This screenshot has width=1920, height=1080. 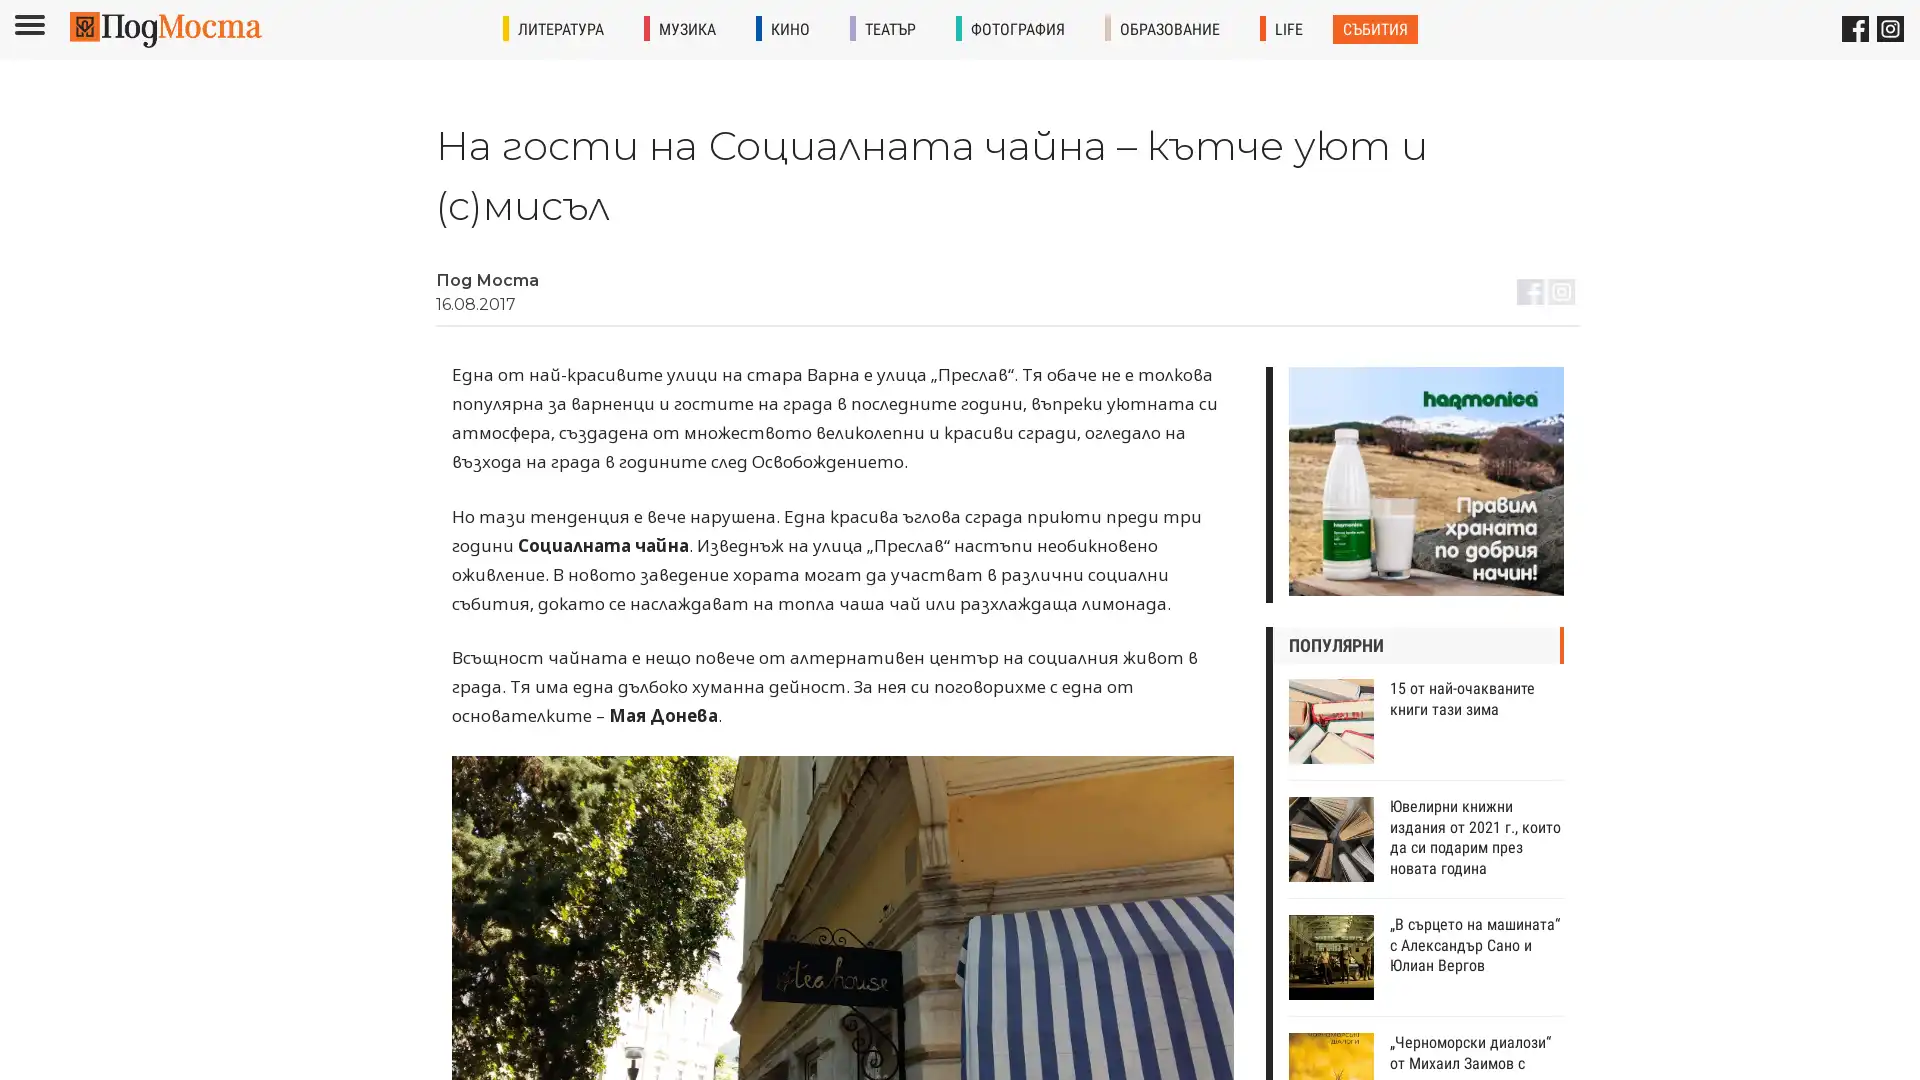 What do you see at coordinates (1115, 733) in the screenshot?
I see `Subscribe  !` at bounding box center [1115, 733].